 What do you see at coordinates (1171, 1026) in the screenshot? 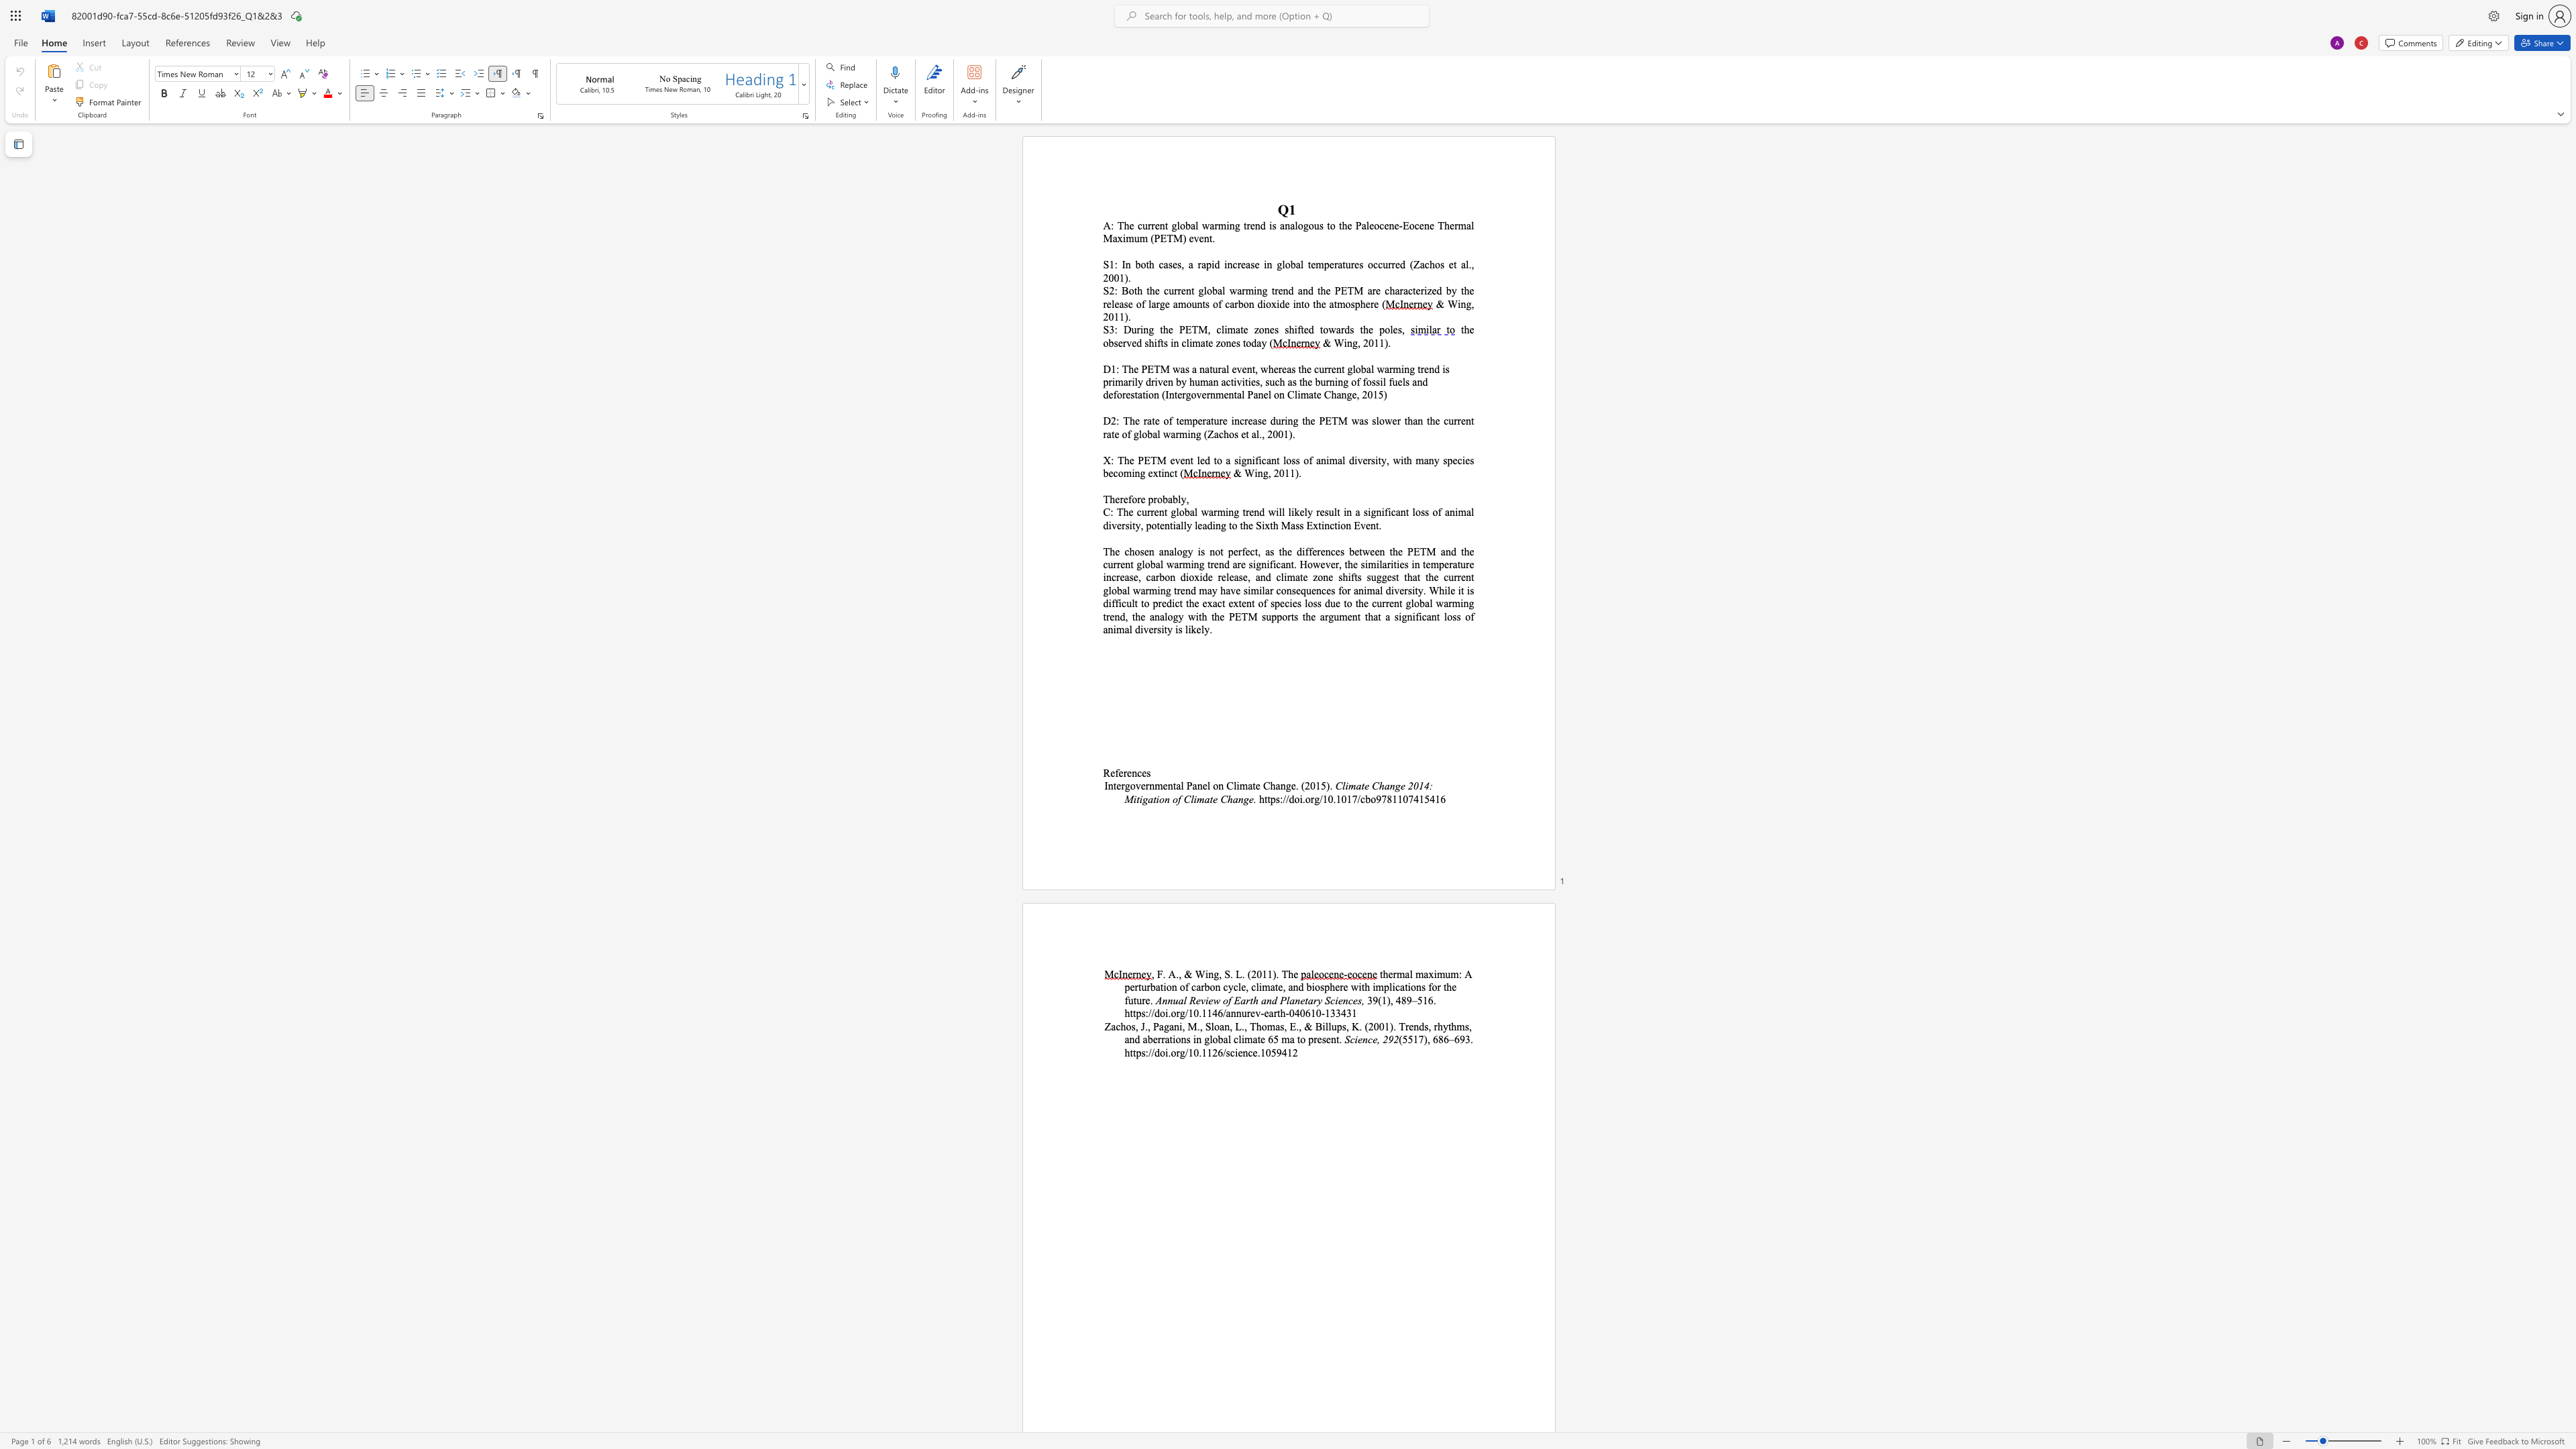
I see `the 3th character "a" in the text` at bounding box center [1171, 1026].